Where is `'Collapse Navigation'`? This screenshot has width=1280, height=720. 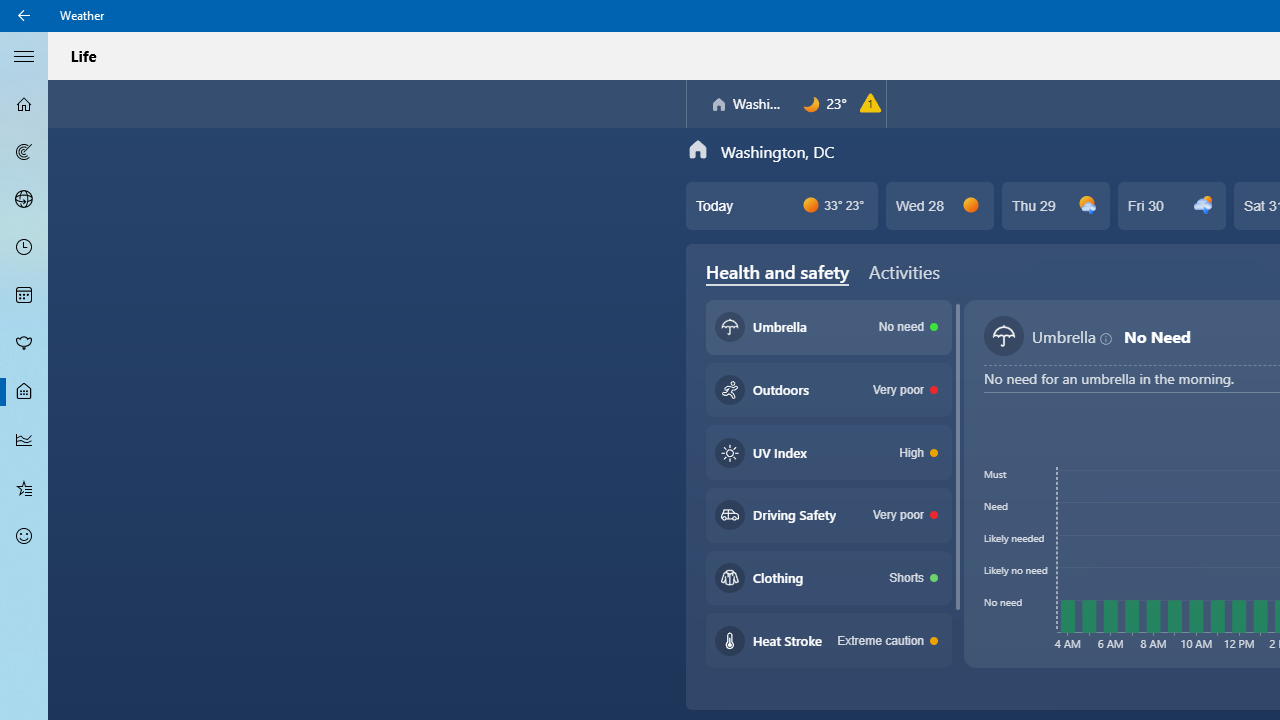 'Collapse Navigation' is located at coordinates (24, 54).